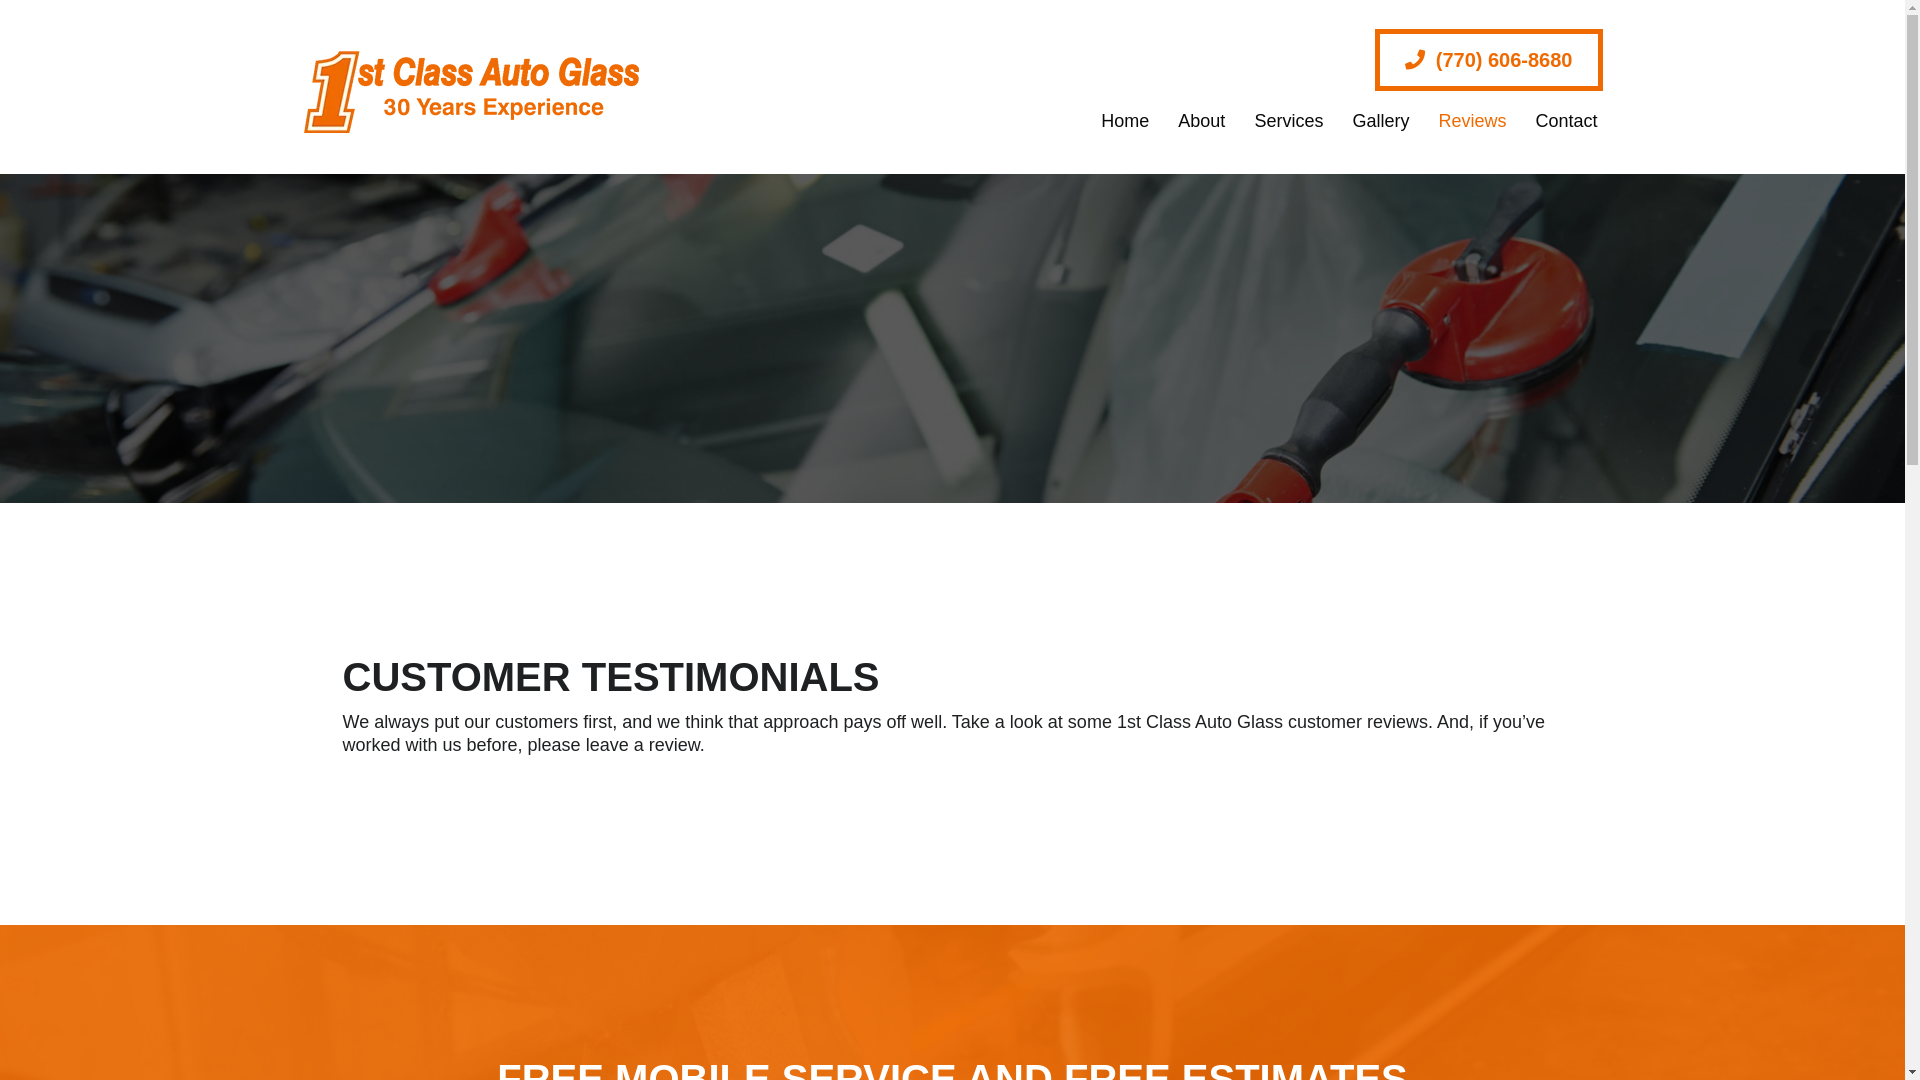 This screenshot has height=1080, width=1920. What do you see at coordinates (0, 0) in the screenshot?
I see `'Skip to content'` at bounding box center [0, 0].